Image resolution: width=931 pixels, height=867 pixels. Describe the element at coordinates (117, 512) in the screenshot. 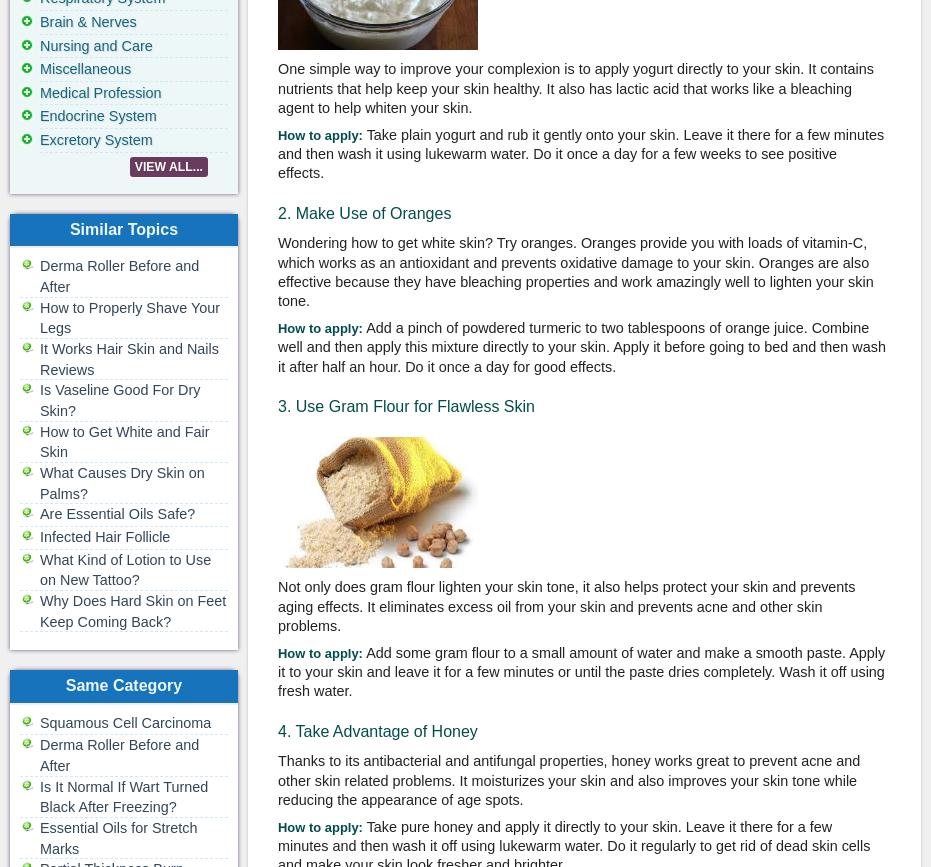

I see `'Are Essential Oils Safe?'` at that location.